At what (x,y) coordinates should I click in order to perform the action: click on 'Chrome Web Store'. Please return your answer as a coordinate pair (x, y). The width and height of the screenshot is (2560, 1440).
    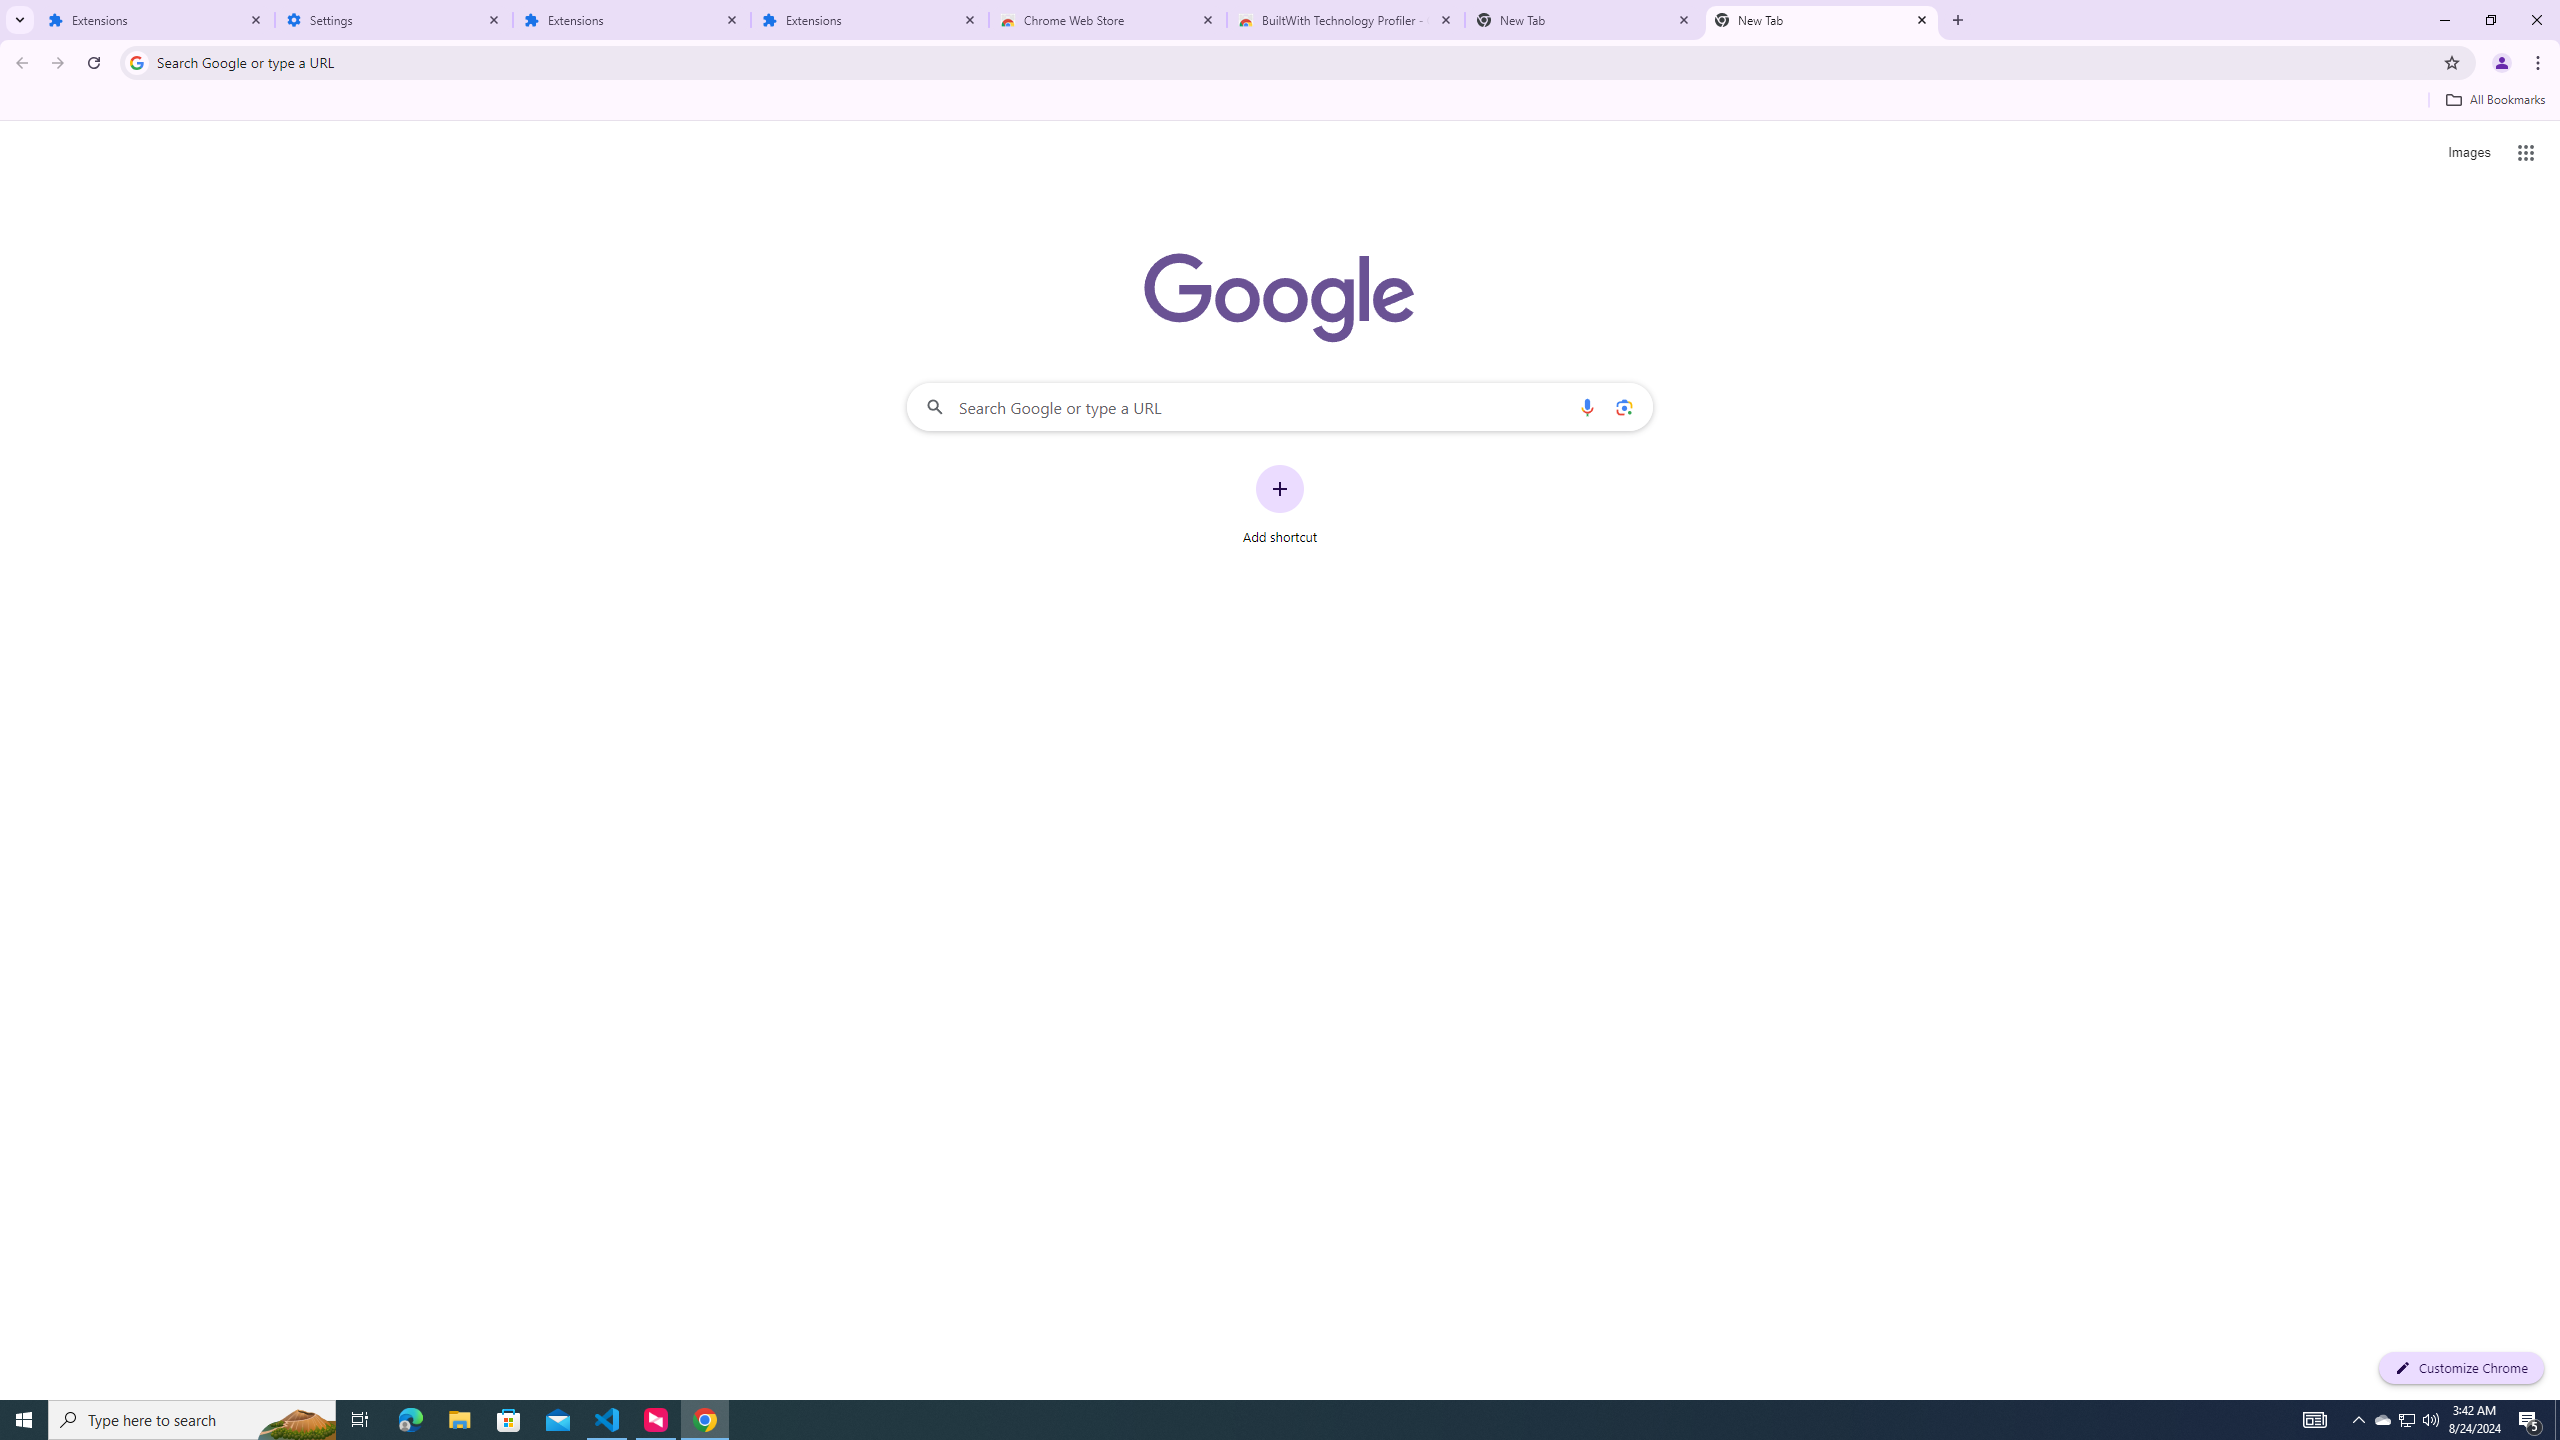
    Looking at the image, I should click on (1108, 19).